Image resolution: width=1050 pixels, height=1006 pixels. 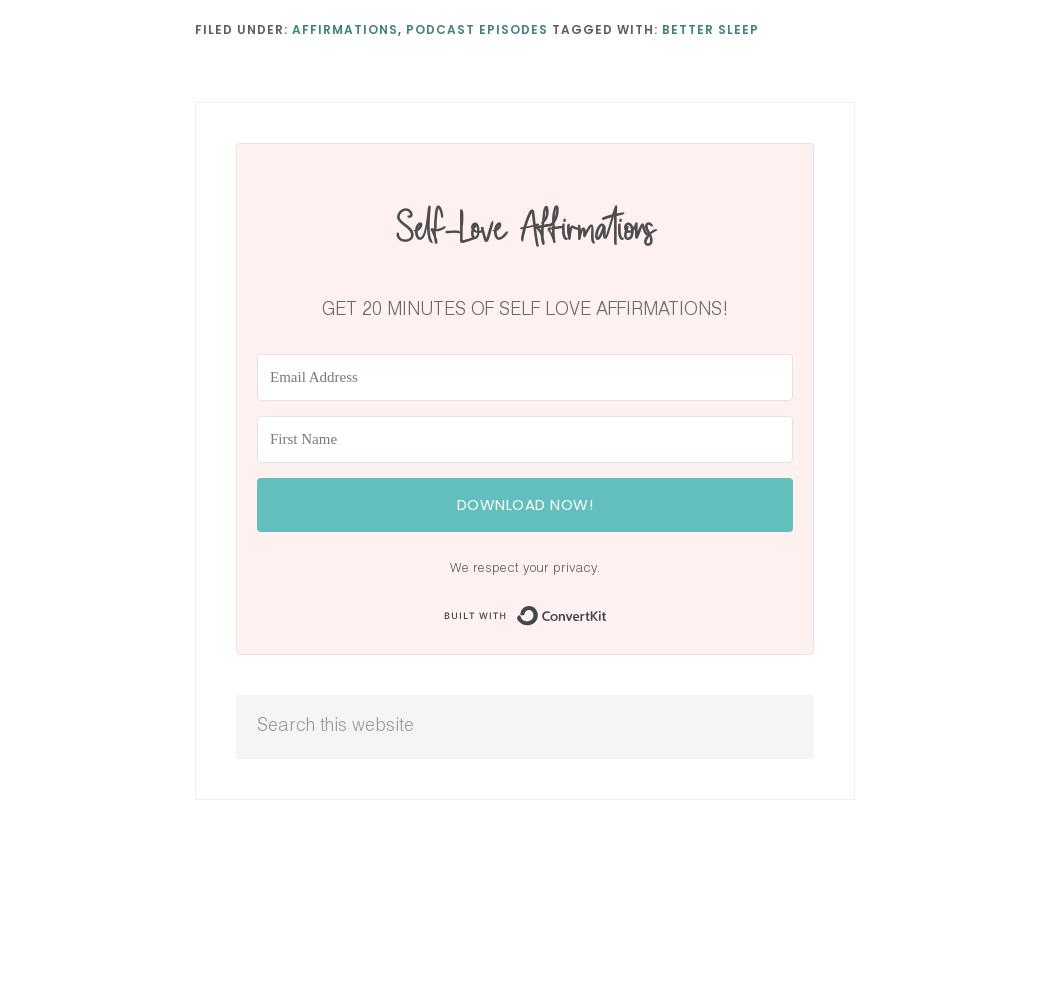 I want to click on ',', so click(x=402, y=28).